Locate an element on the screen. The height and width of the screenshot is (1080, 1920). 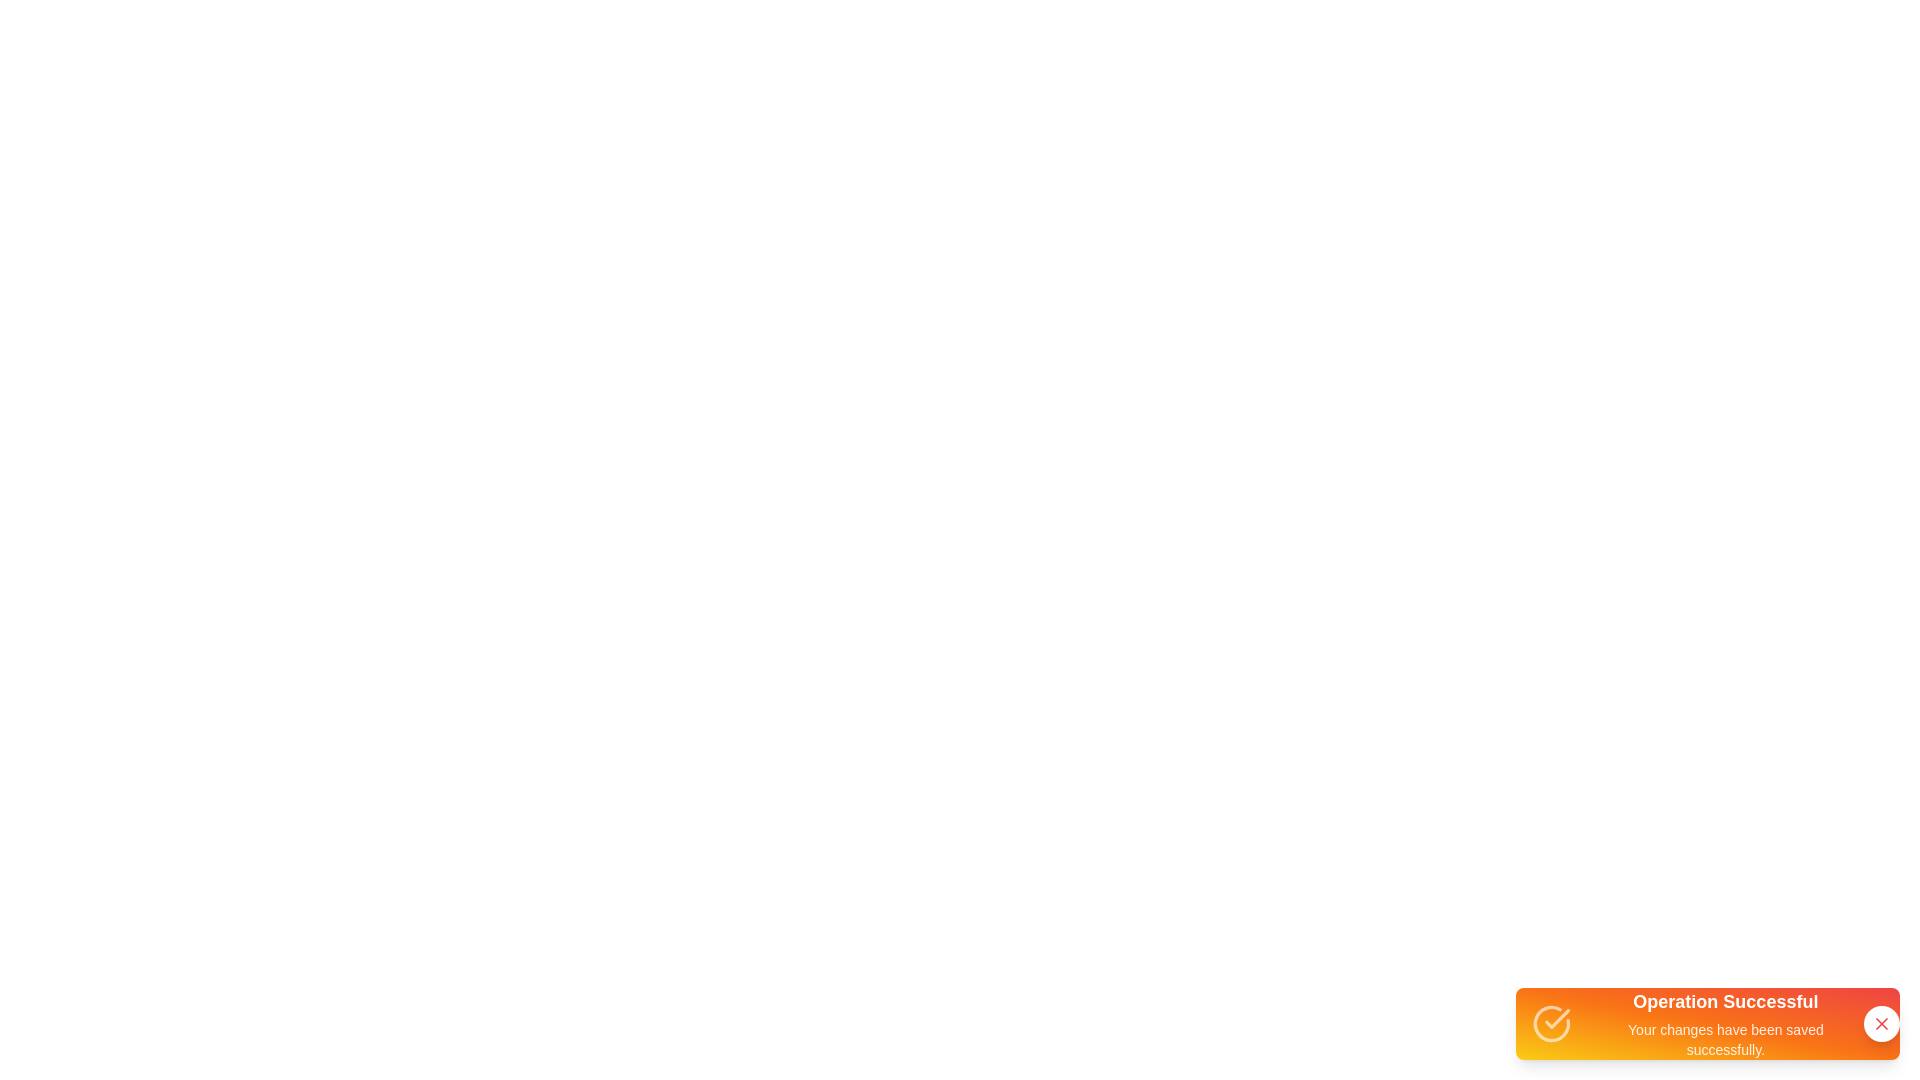
close button to dismiss the snackbar is located at coordinates (1880, 1023).